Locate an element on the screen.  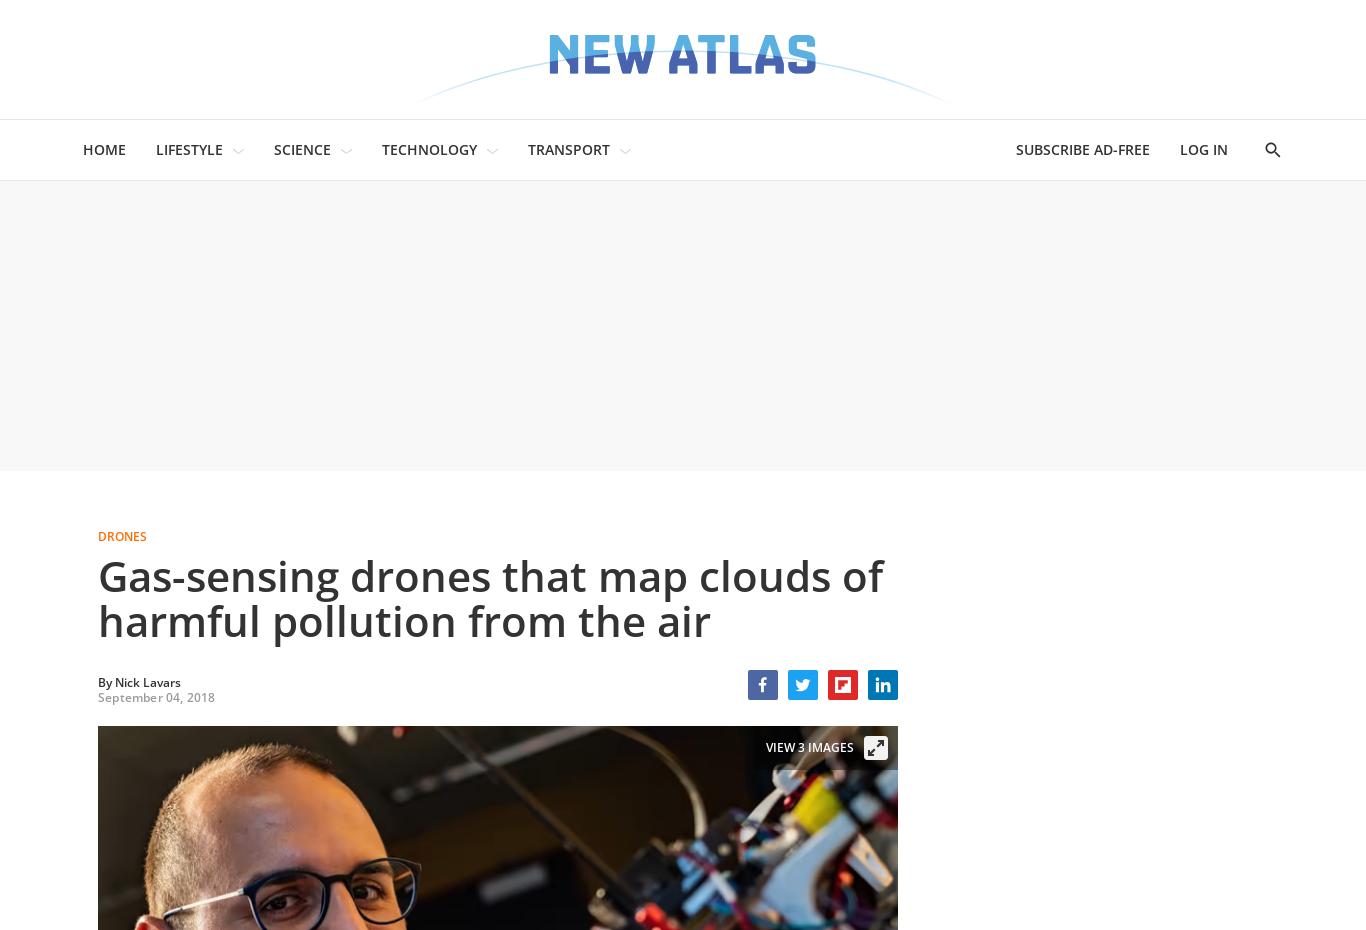
'Nick Lavars' is located at coordinates (146, 680).